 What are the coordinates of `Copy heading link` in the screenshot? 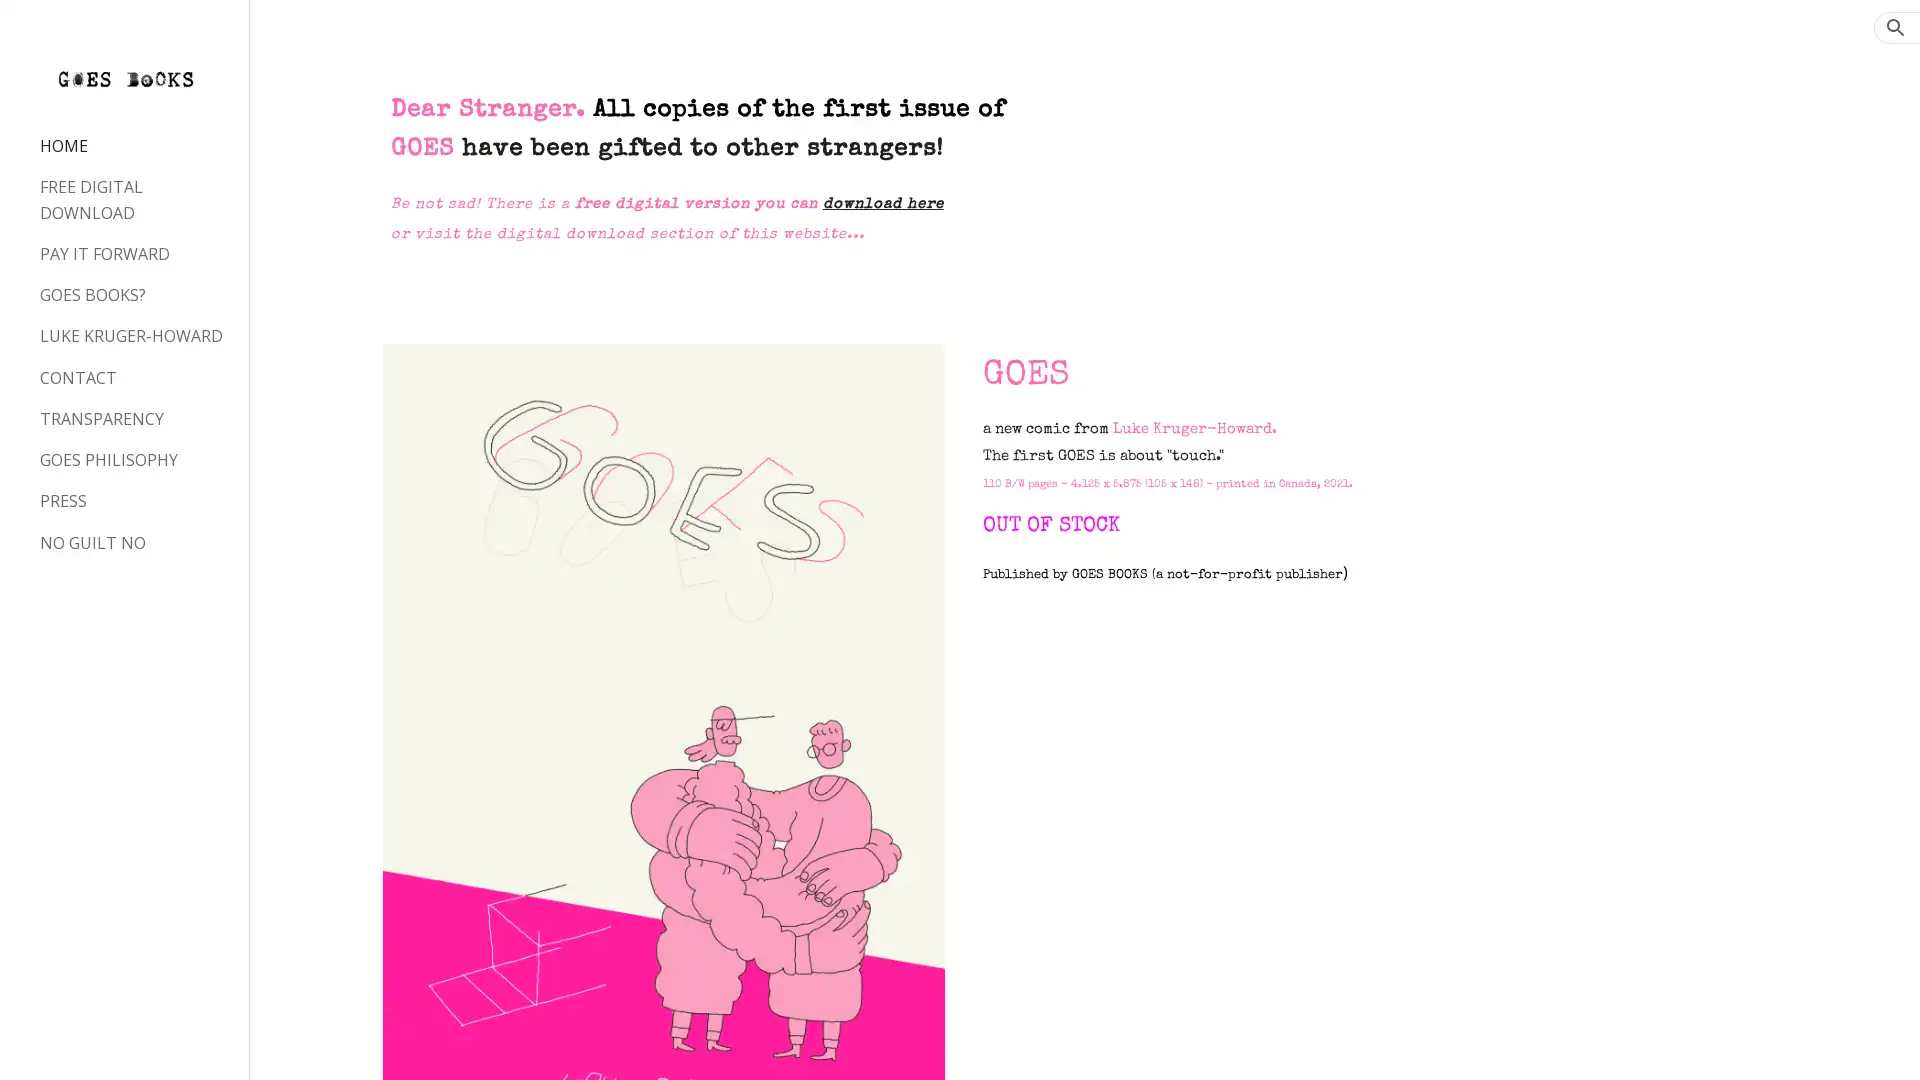 It's located at (1216, 374).